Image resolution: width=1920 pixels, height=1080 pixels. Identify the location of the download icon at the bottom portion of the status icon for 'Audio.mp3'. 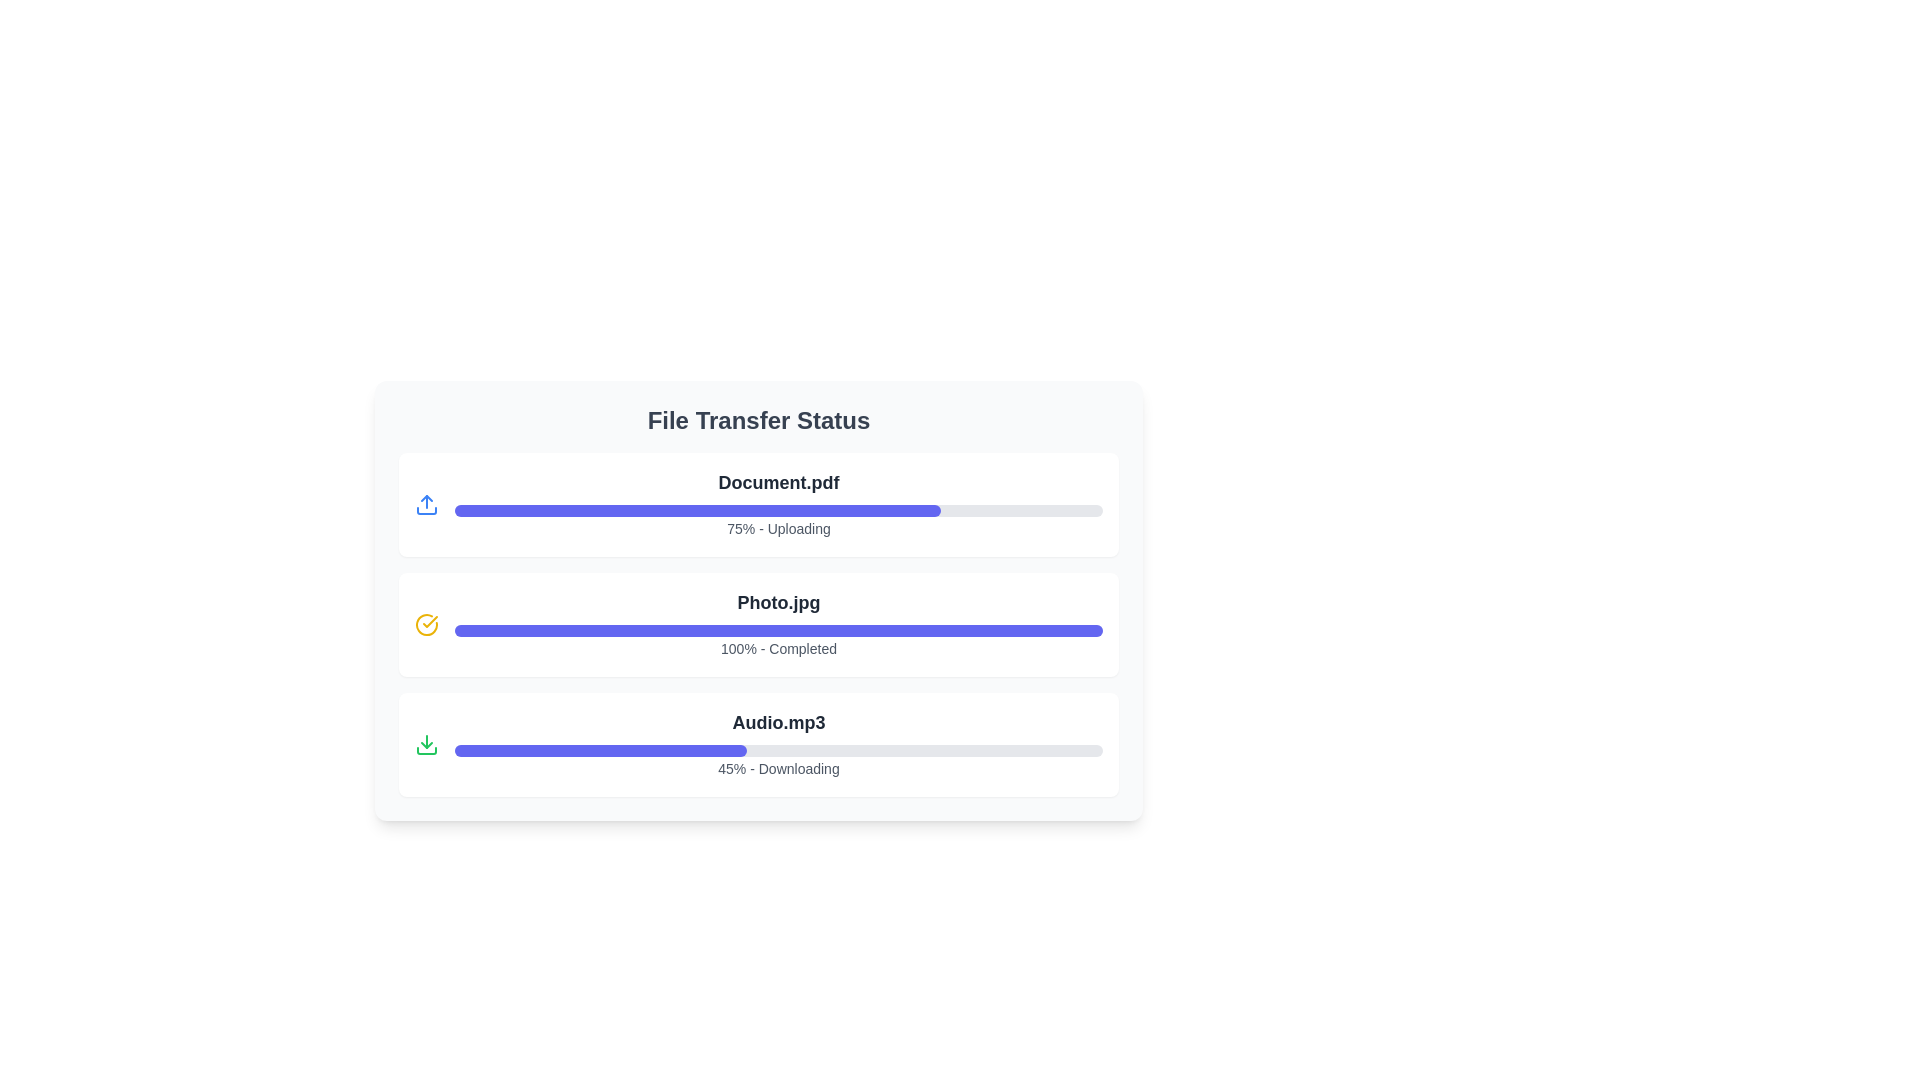
(426, 751).